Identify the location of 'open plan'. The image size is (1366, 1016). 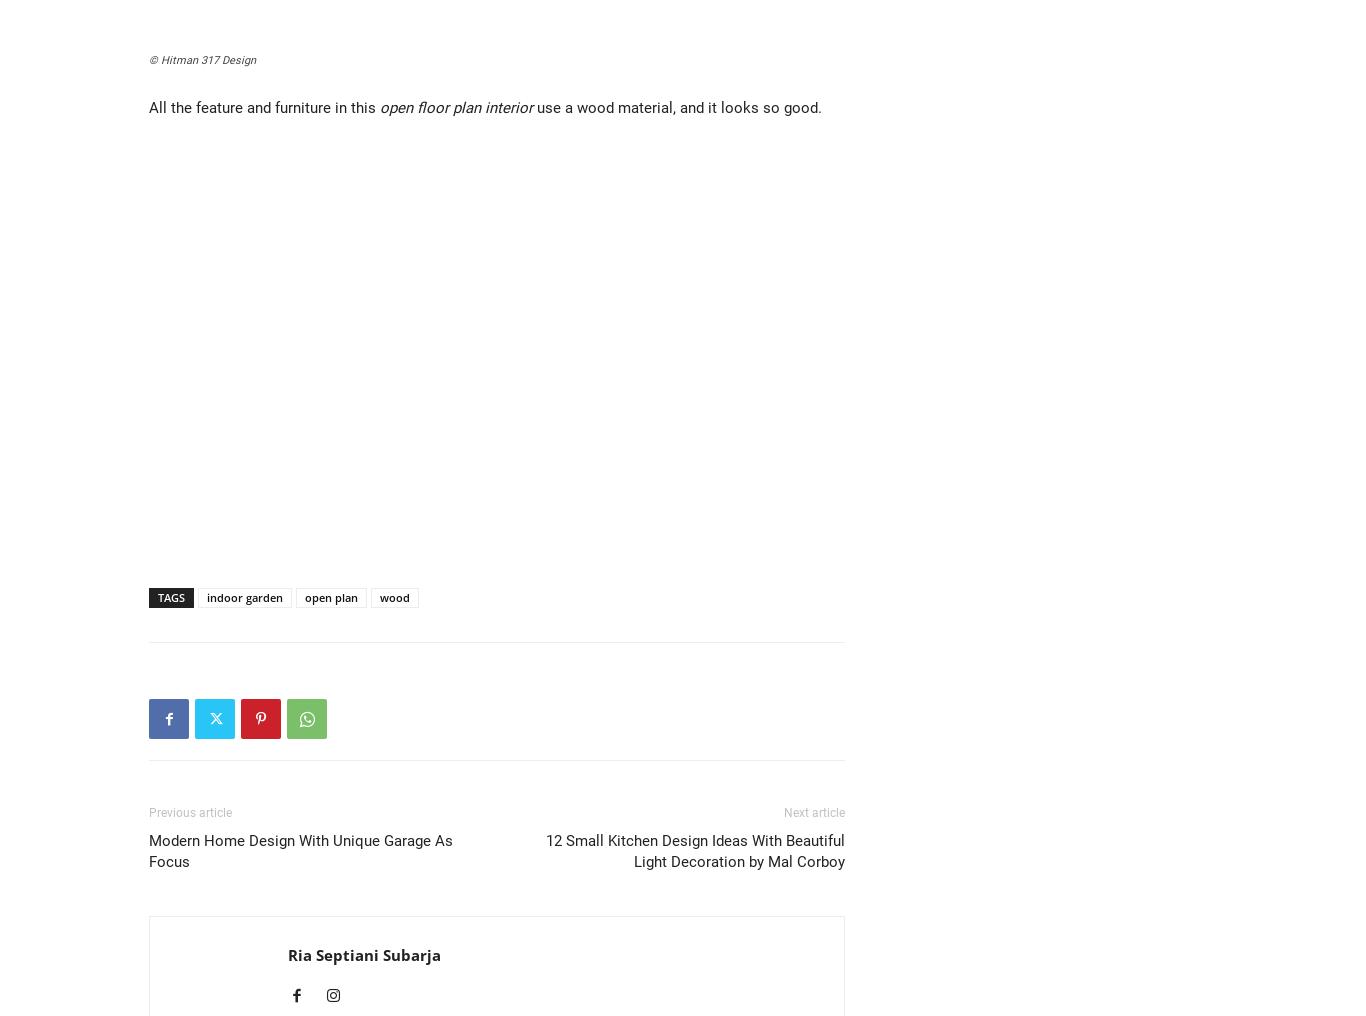
(331, 597).